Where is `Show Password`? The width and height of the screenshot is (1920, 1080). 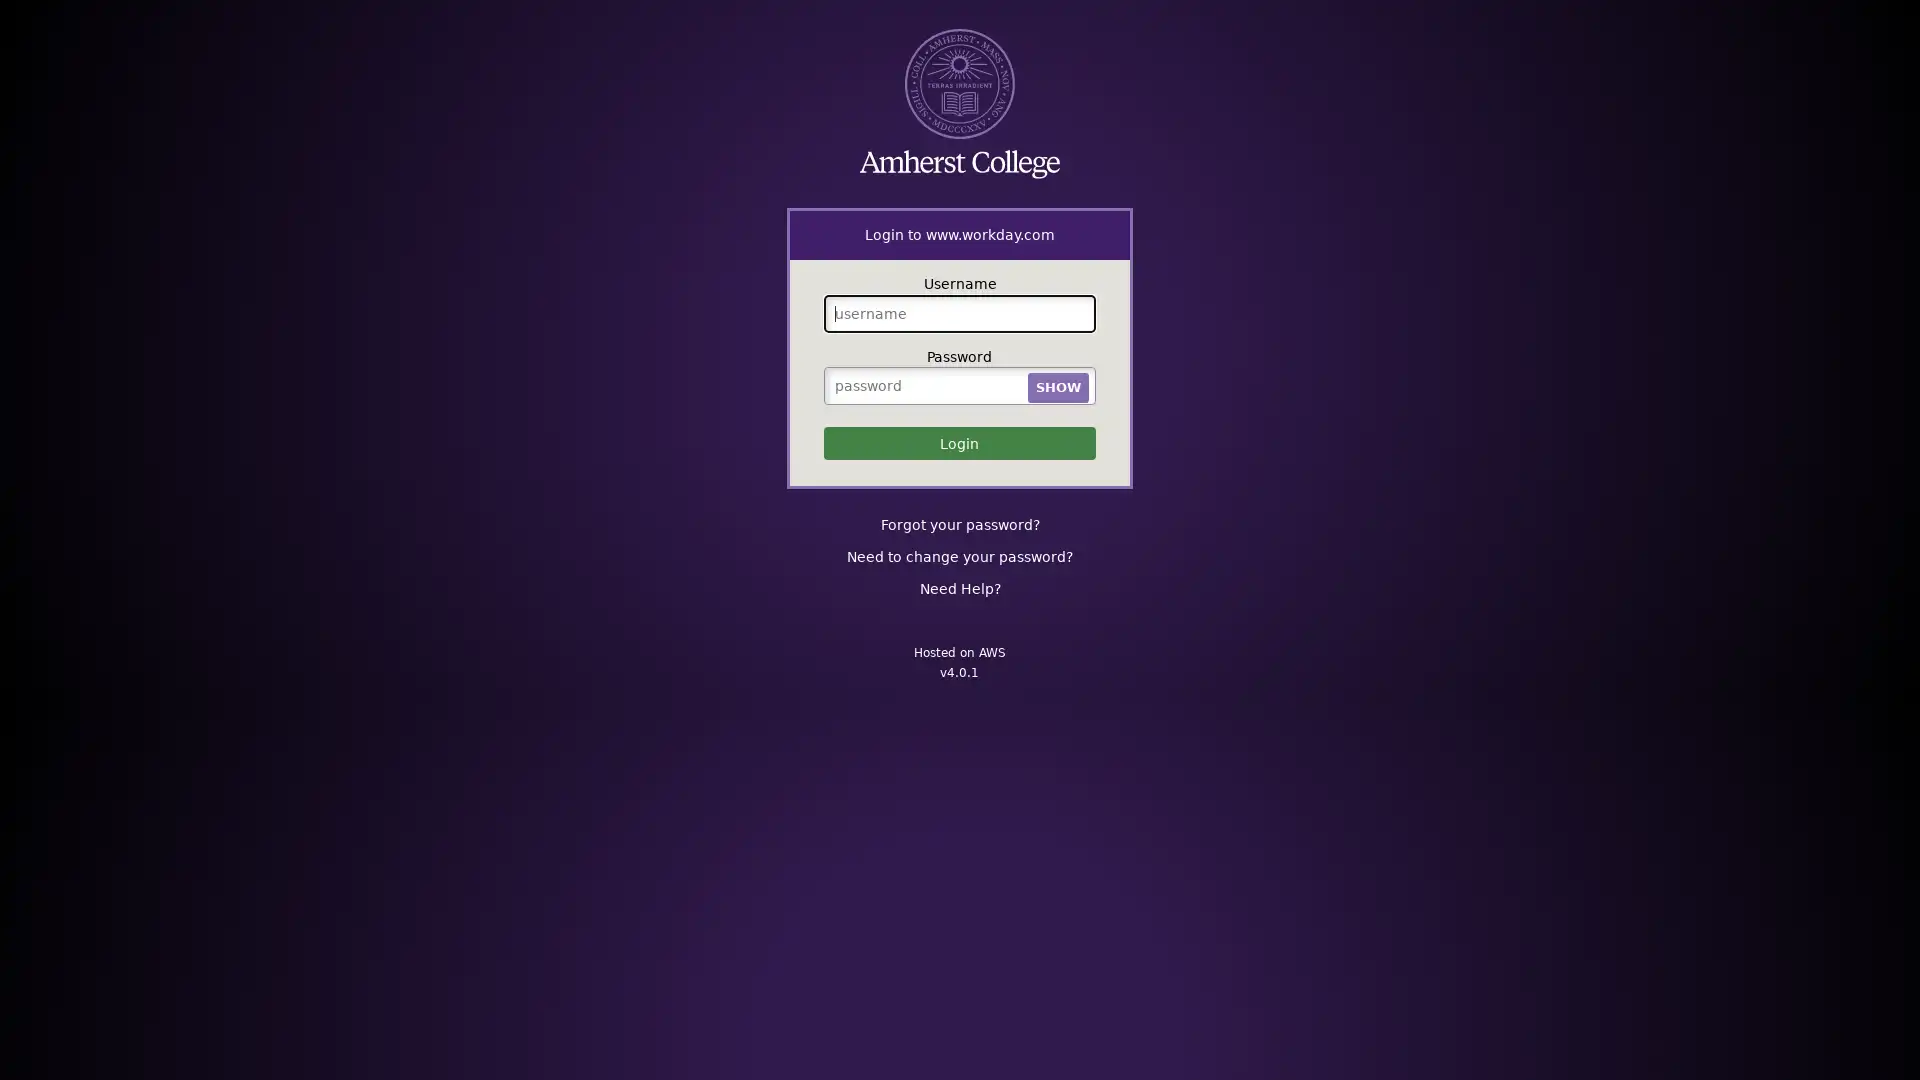
Show Password is located at coordinates (1056, 386).